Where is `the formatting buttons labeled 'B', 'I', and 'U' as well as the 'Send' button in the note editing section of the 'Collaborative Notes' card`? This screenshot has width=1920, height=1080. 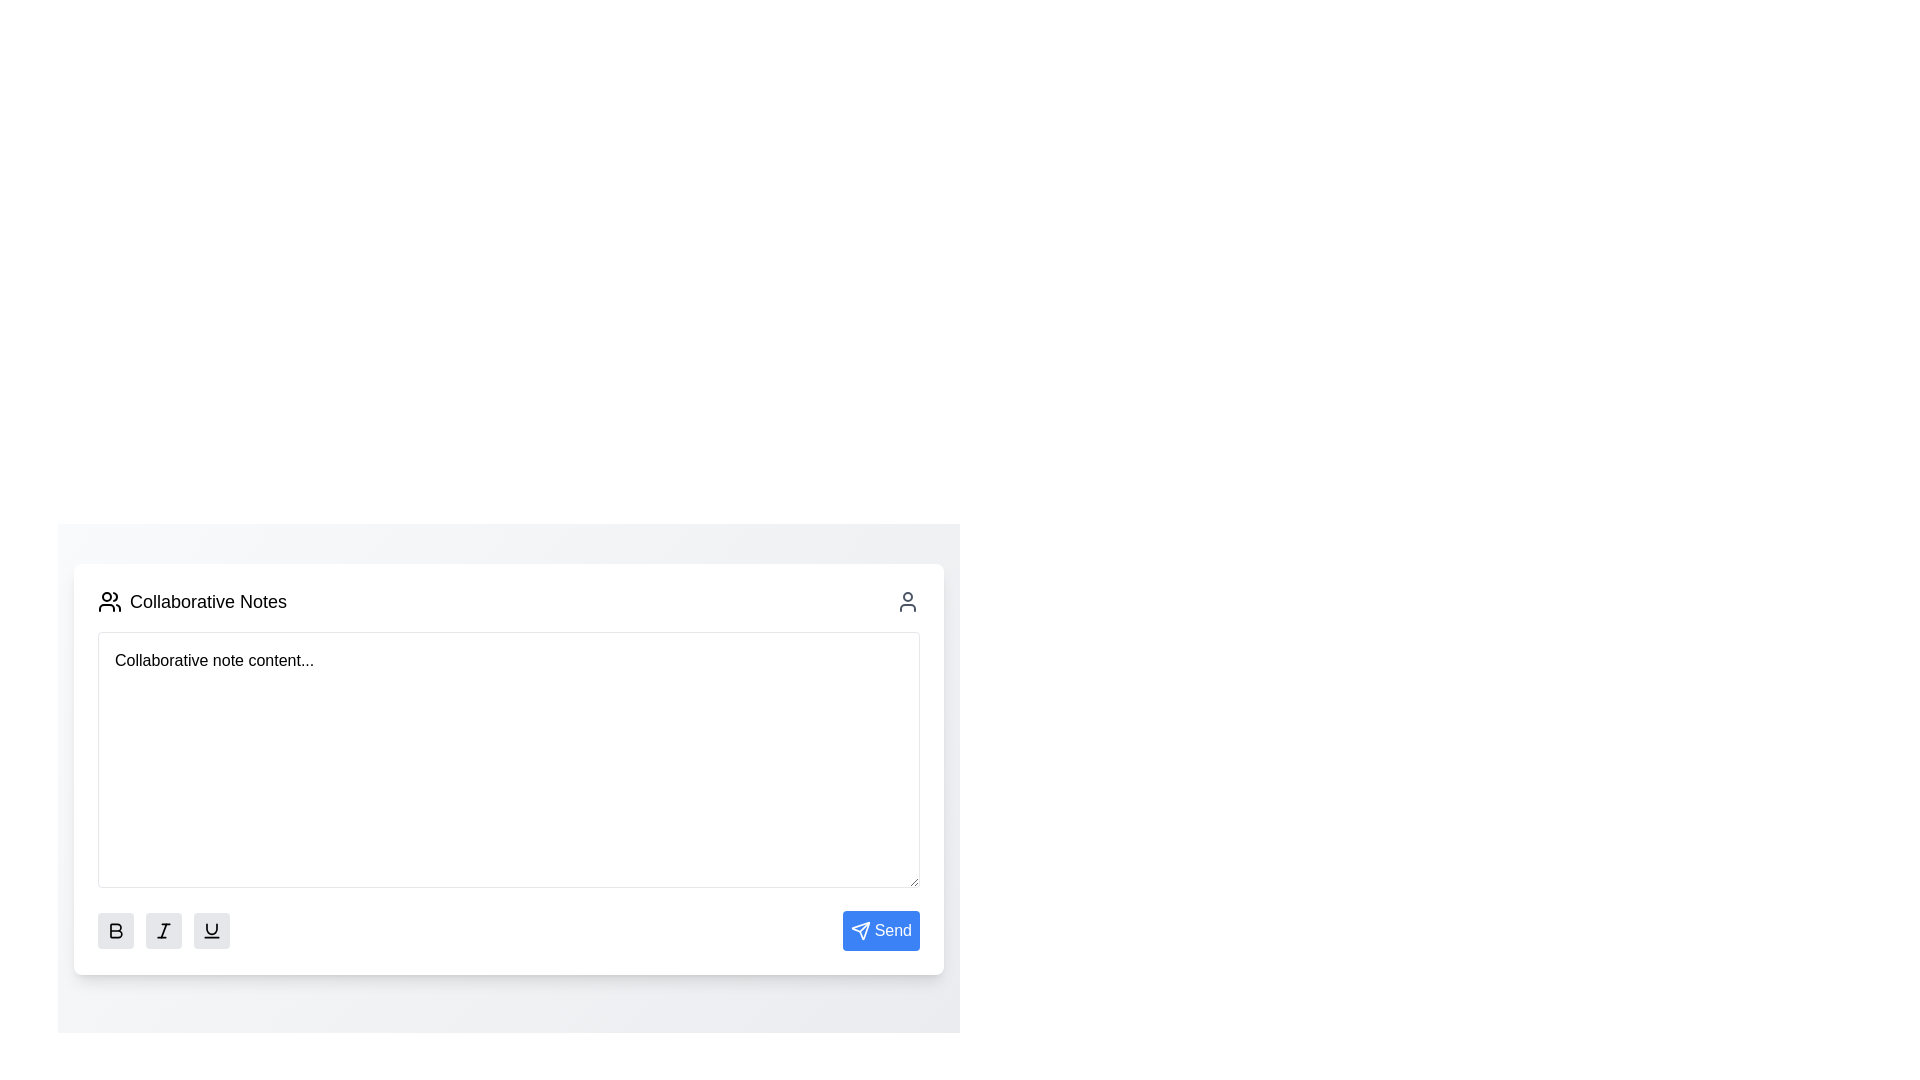 the formatting buttons labeled 'B', 'I', and 'U' as well as the 'Send' button in the note editing section of the 'Collaborative Notes' card is located at coordinates (508, 789).